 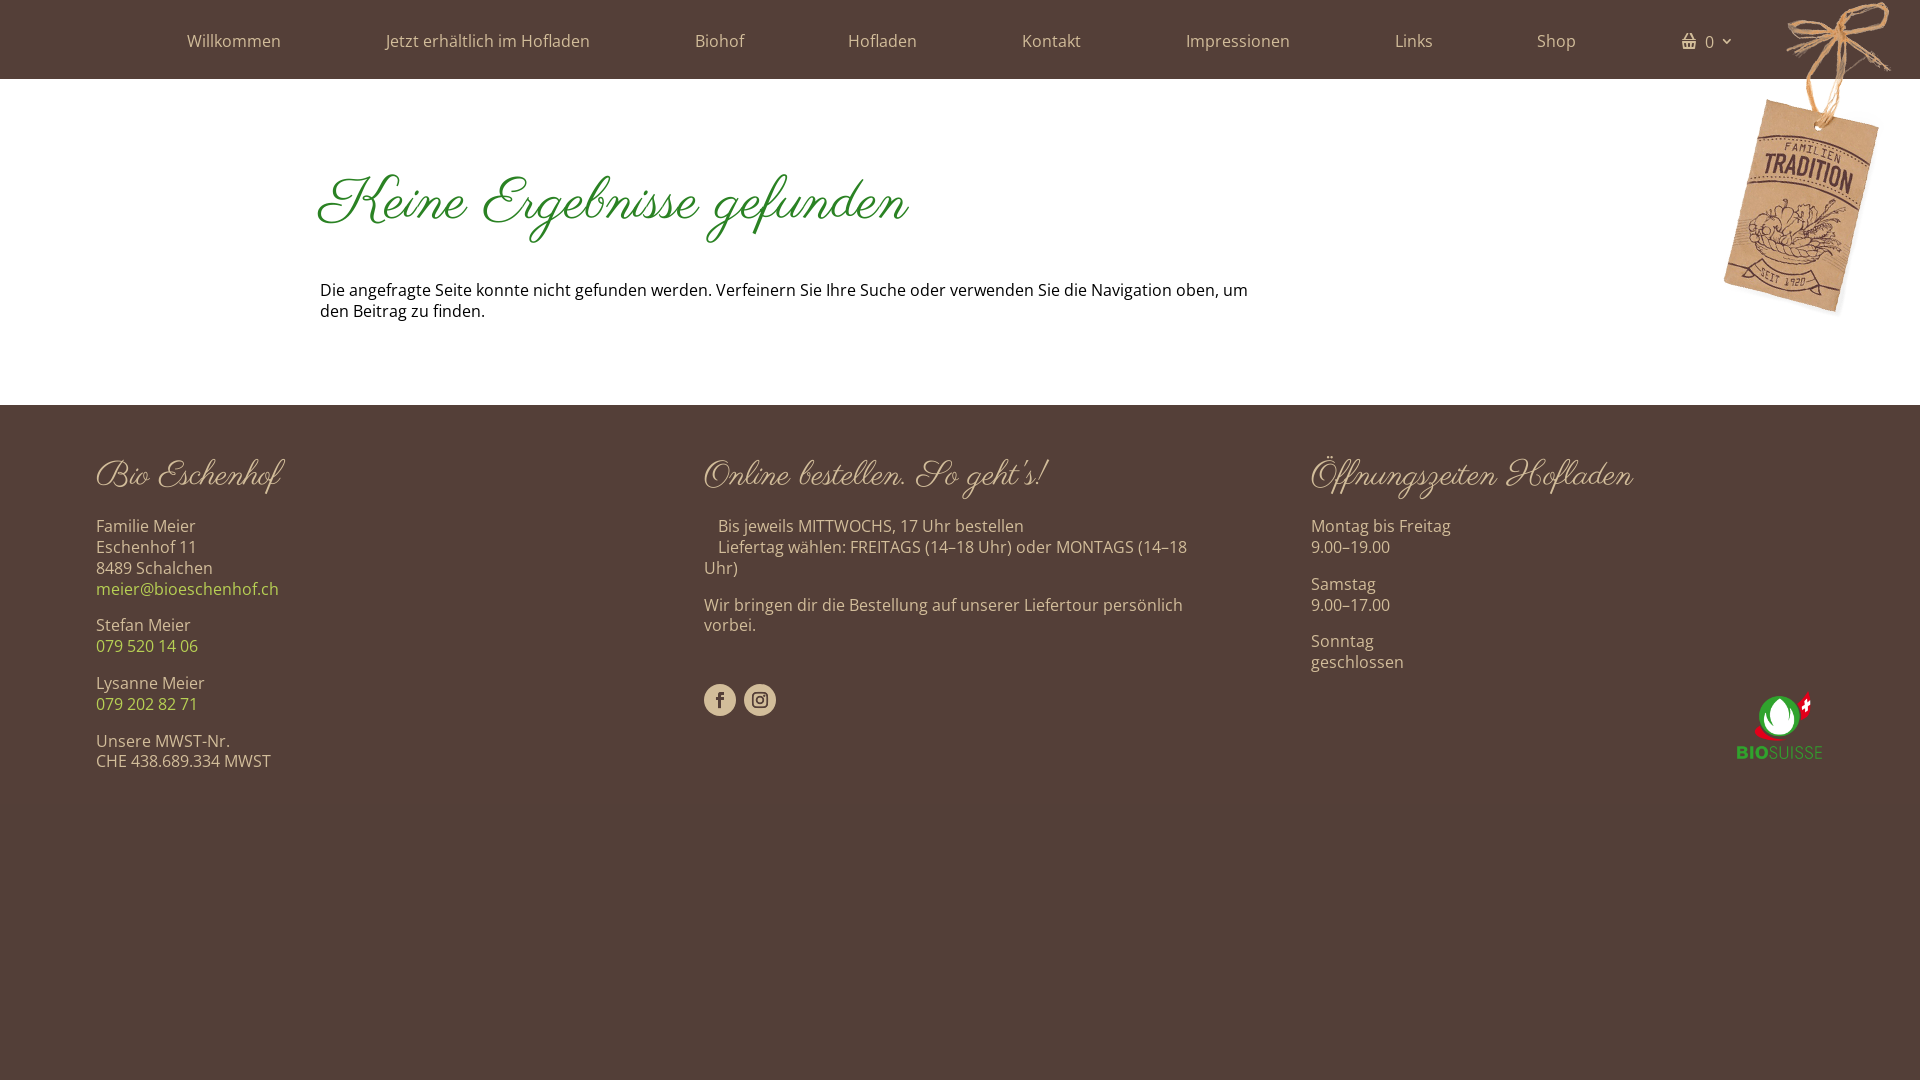 What do you see at coordinates (187, 588) in the screenshot?
I see `'meier@bioeschenhof.ch'` at bounding box center [187, 588].